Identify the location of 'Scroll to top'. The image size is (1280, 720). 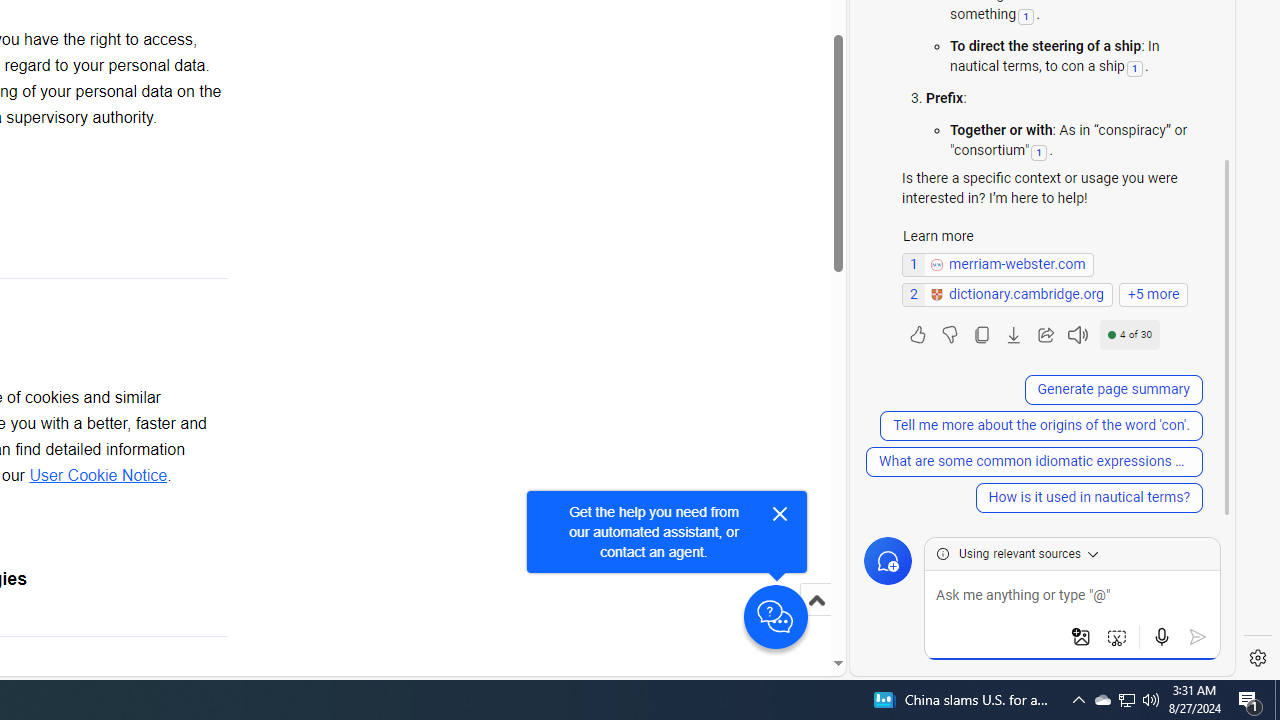
(816, 620).